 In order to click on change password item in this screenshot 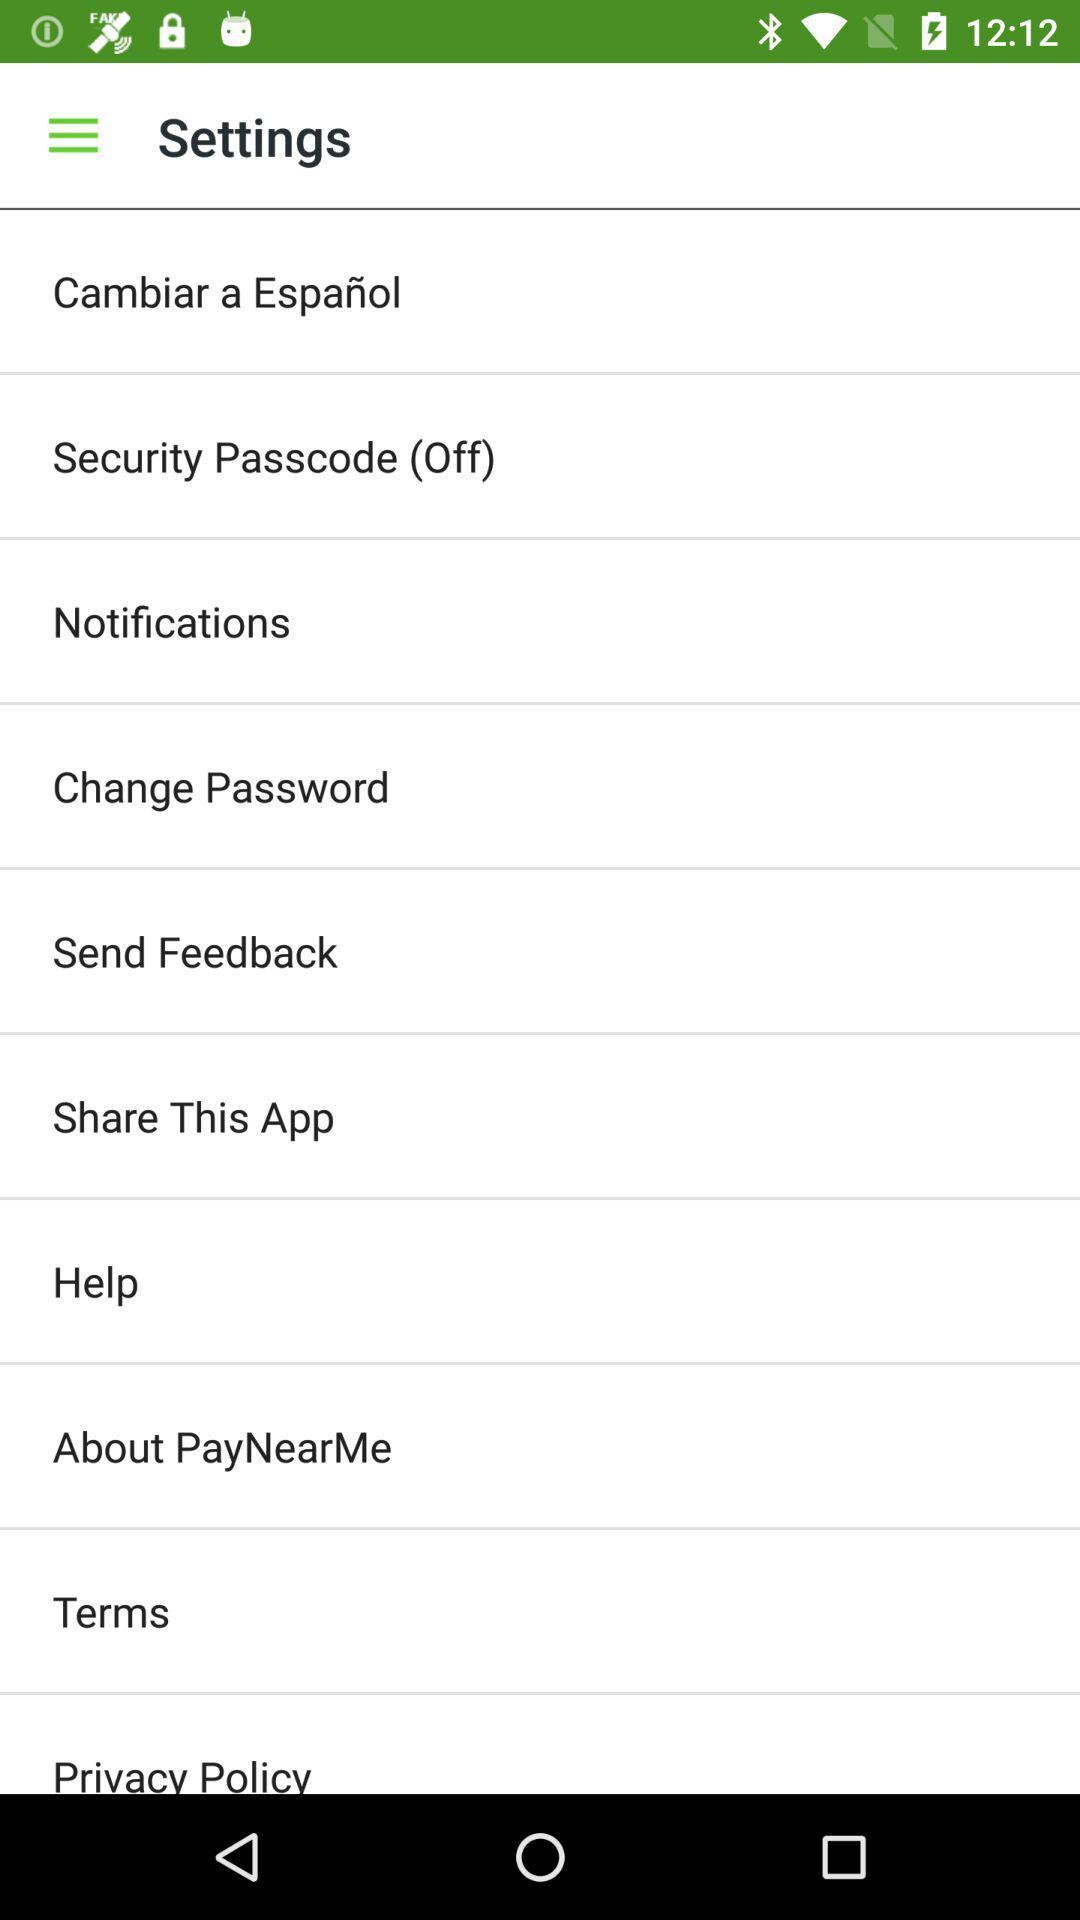, I will do `click(540, 785)`.